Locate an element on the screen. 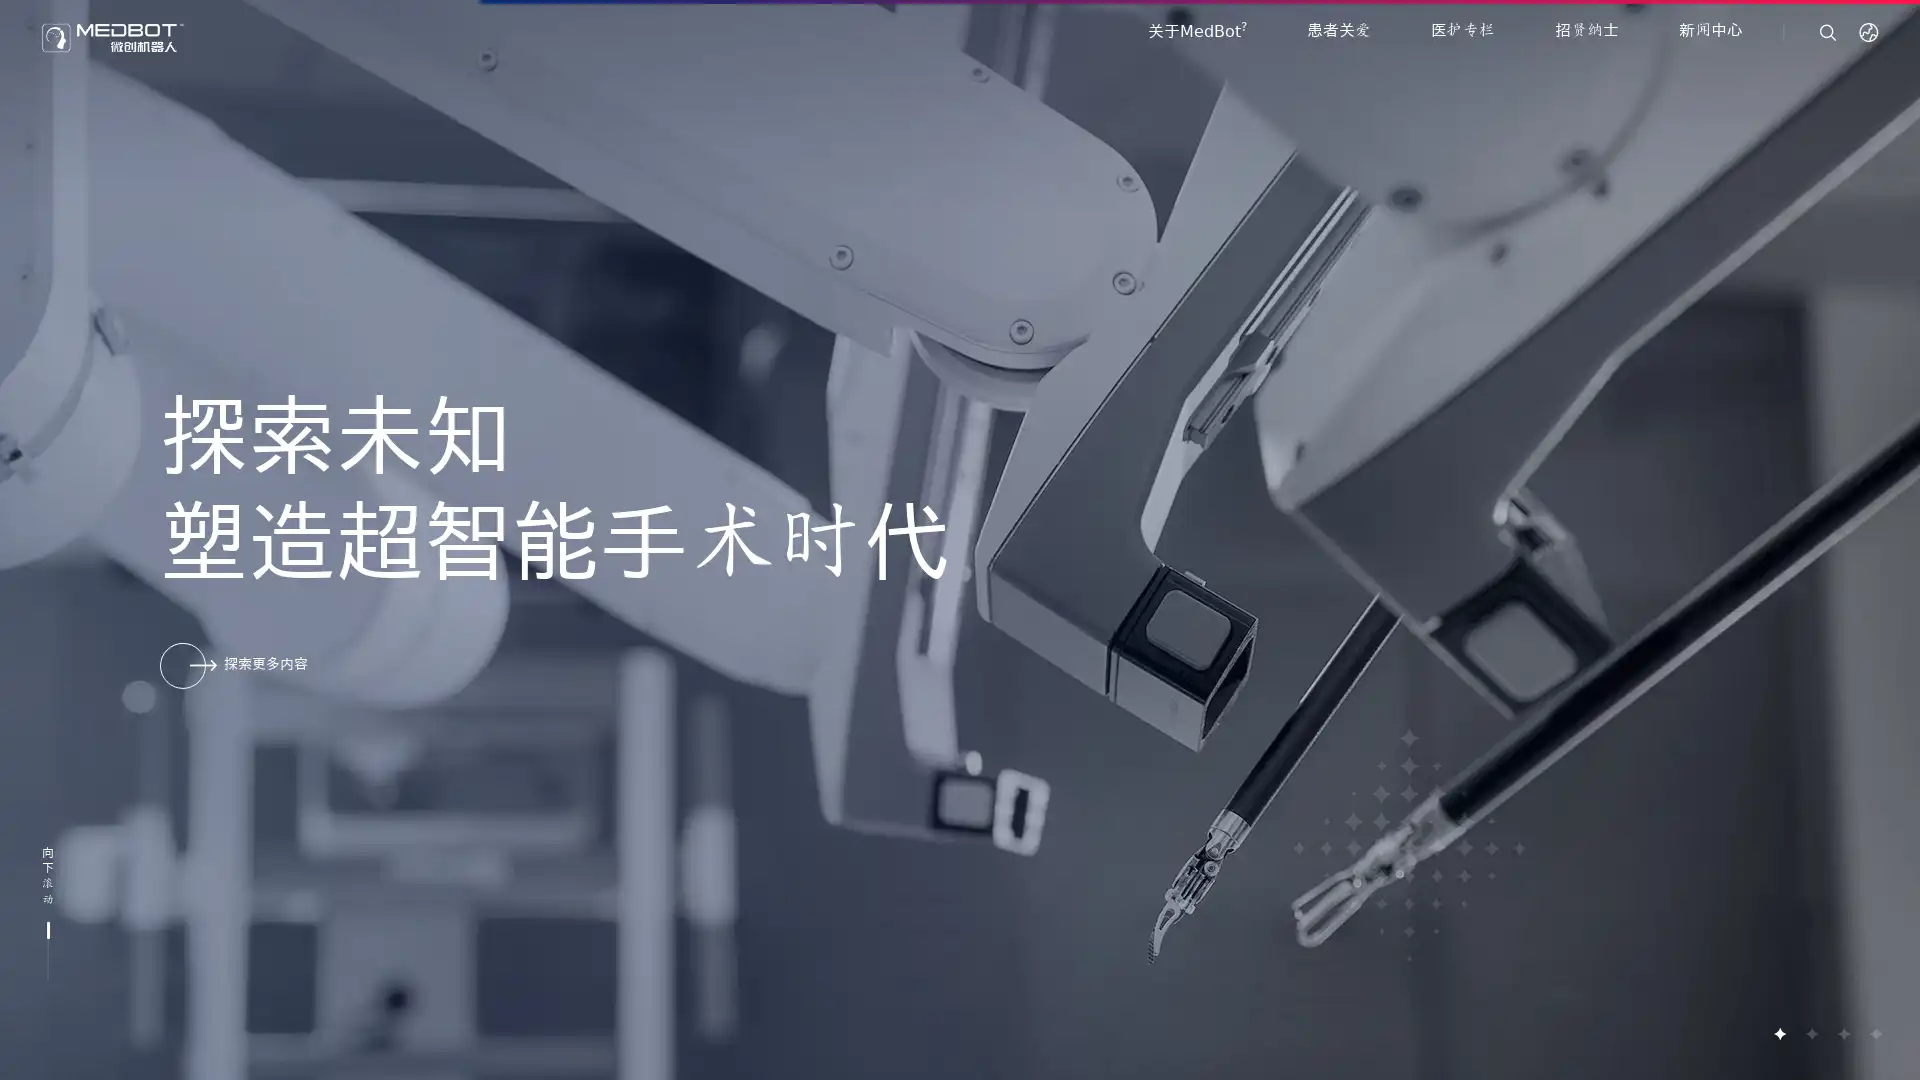  Go to slide 3 is located at coordinates (1842, 1033).